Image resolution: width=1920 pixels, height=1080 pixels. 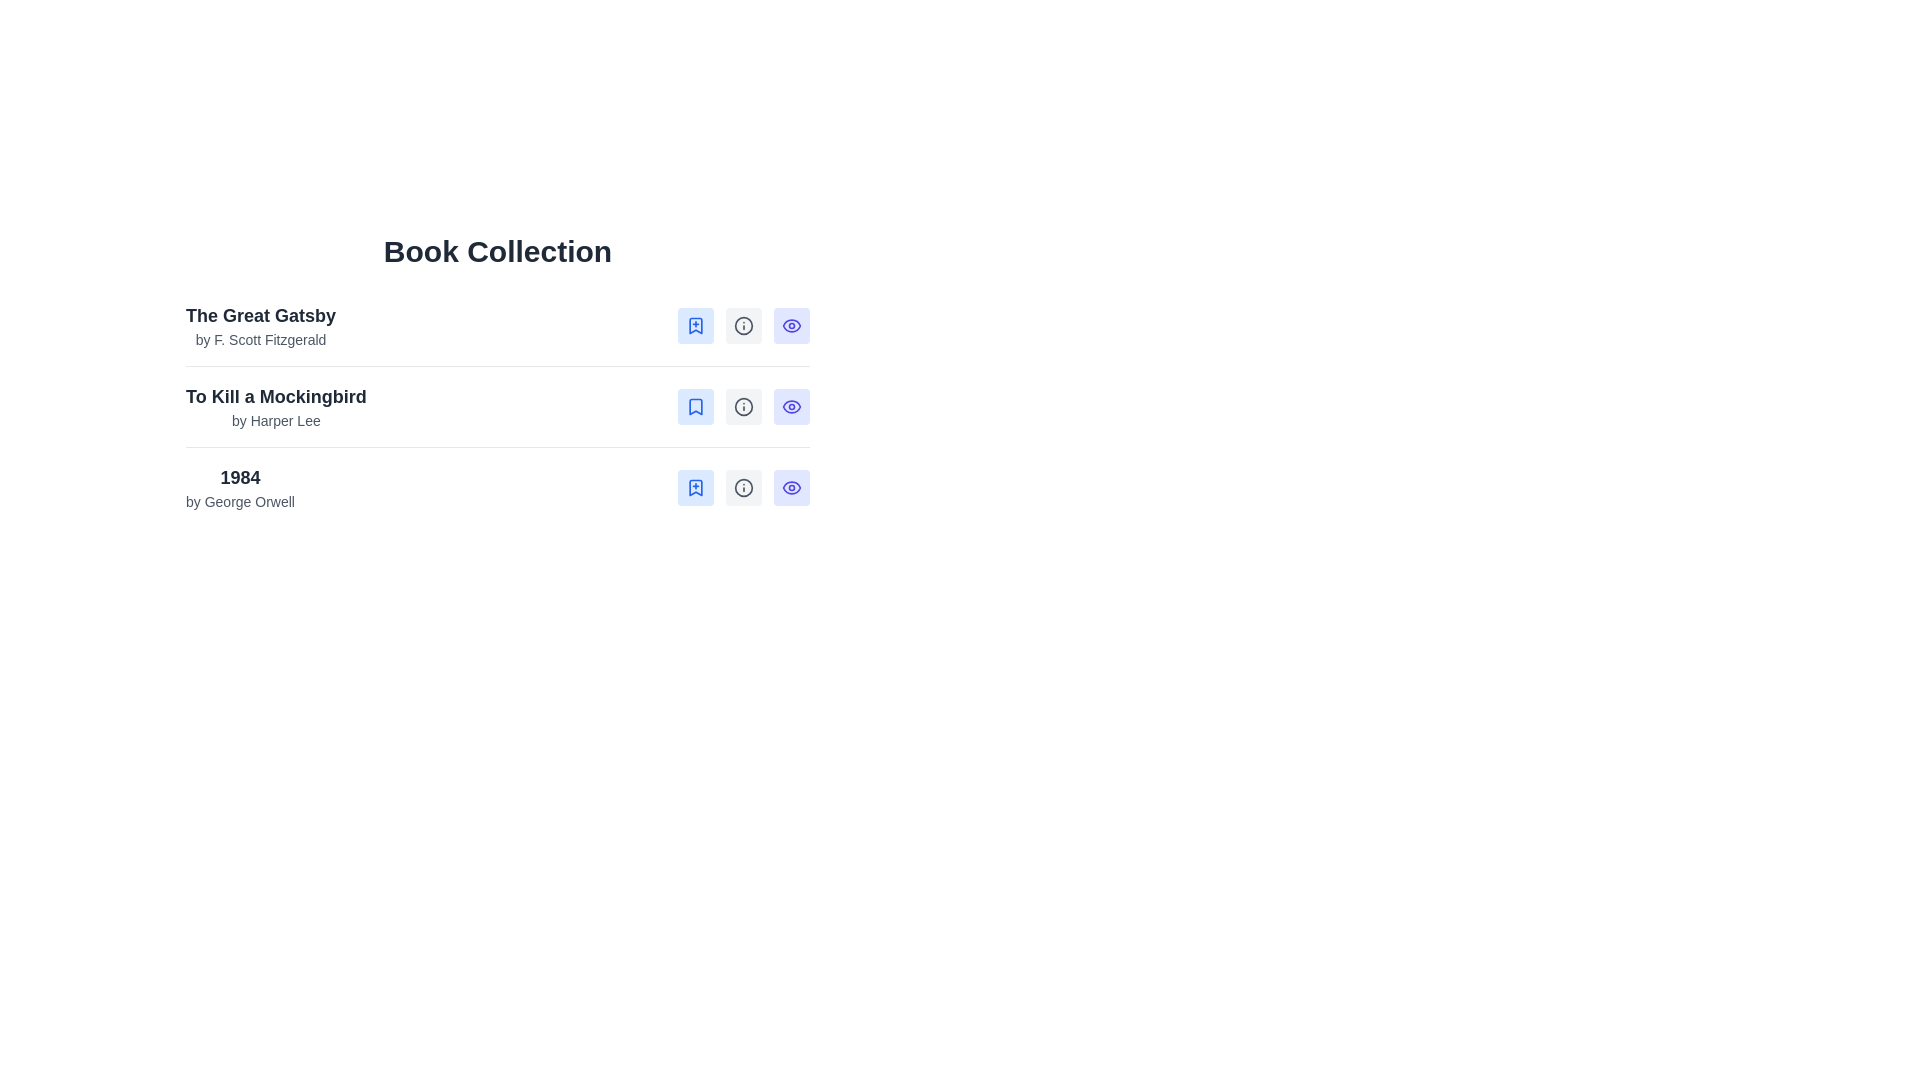 I want to click on the second clickable button in a row of three, located near the right of the first entry in the list, to change its background color, so click(x=743, y=325).